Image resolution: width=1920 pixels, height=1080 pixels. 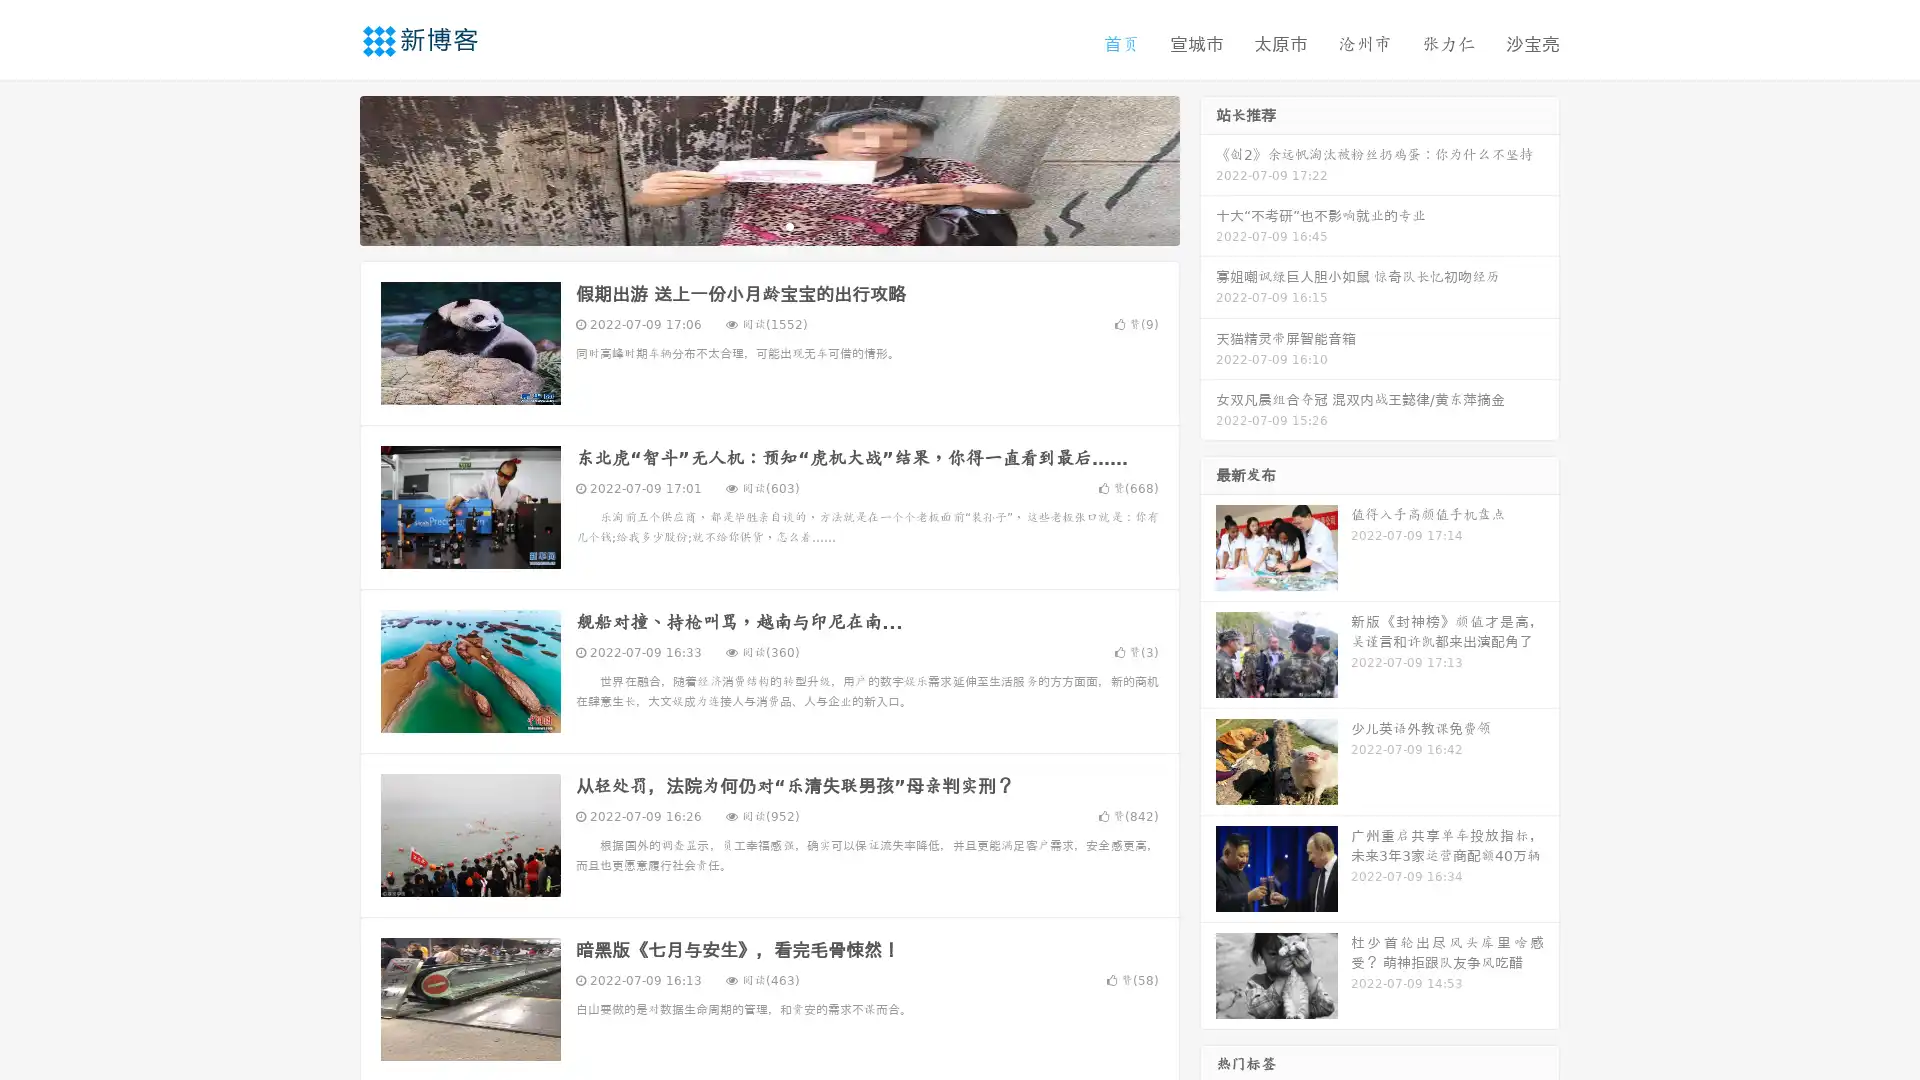 What do you see at coordinates (1208, 168) in the screenshot?
I see `Next slide` at bounding box center [1208, 168].